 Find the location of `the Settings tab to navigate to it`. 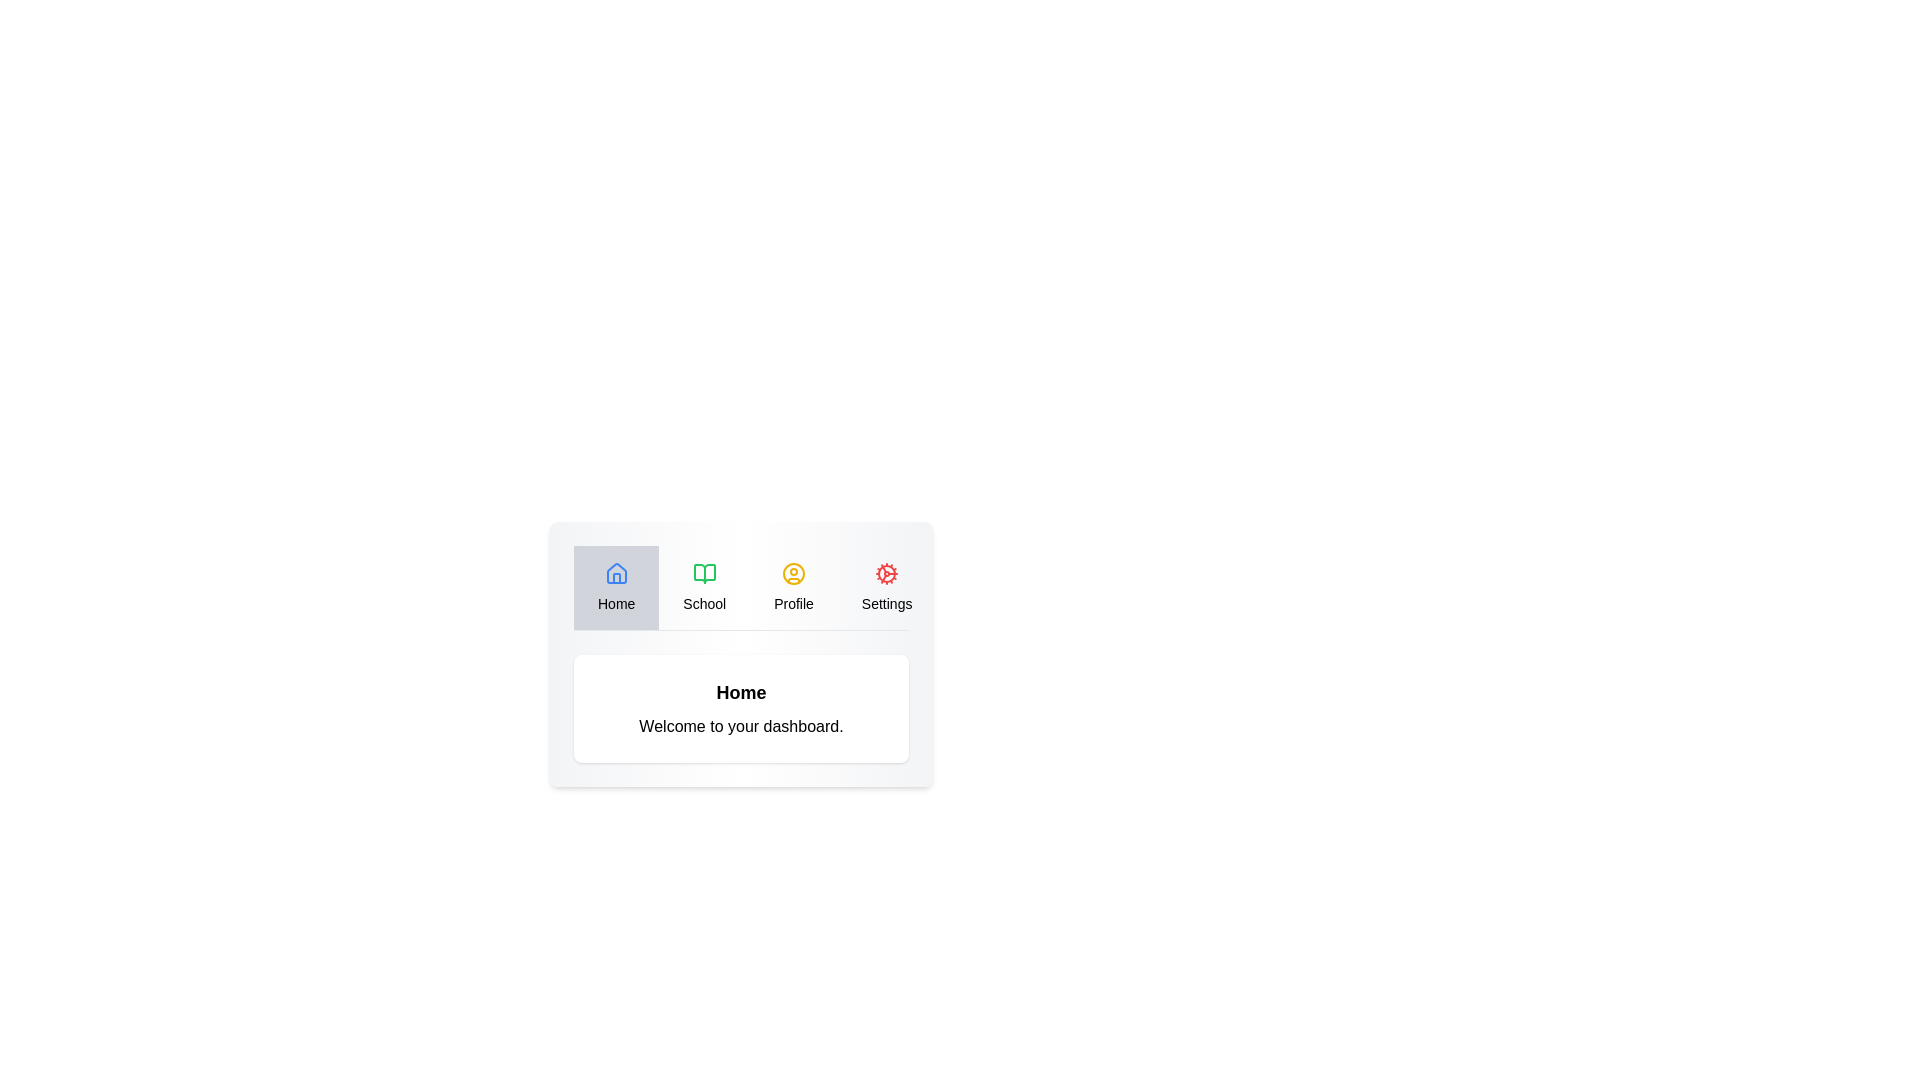

the Settings tab to navigate to it is located at coordinates (886, 586).